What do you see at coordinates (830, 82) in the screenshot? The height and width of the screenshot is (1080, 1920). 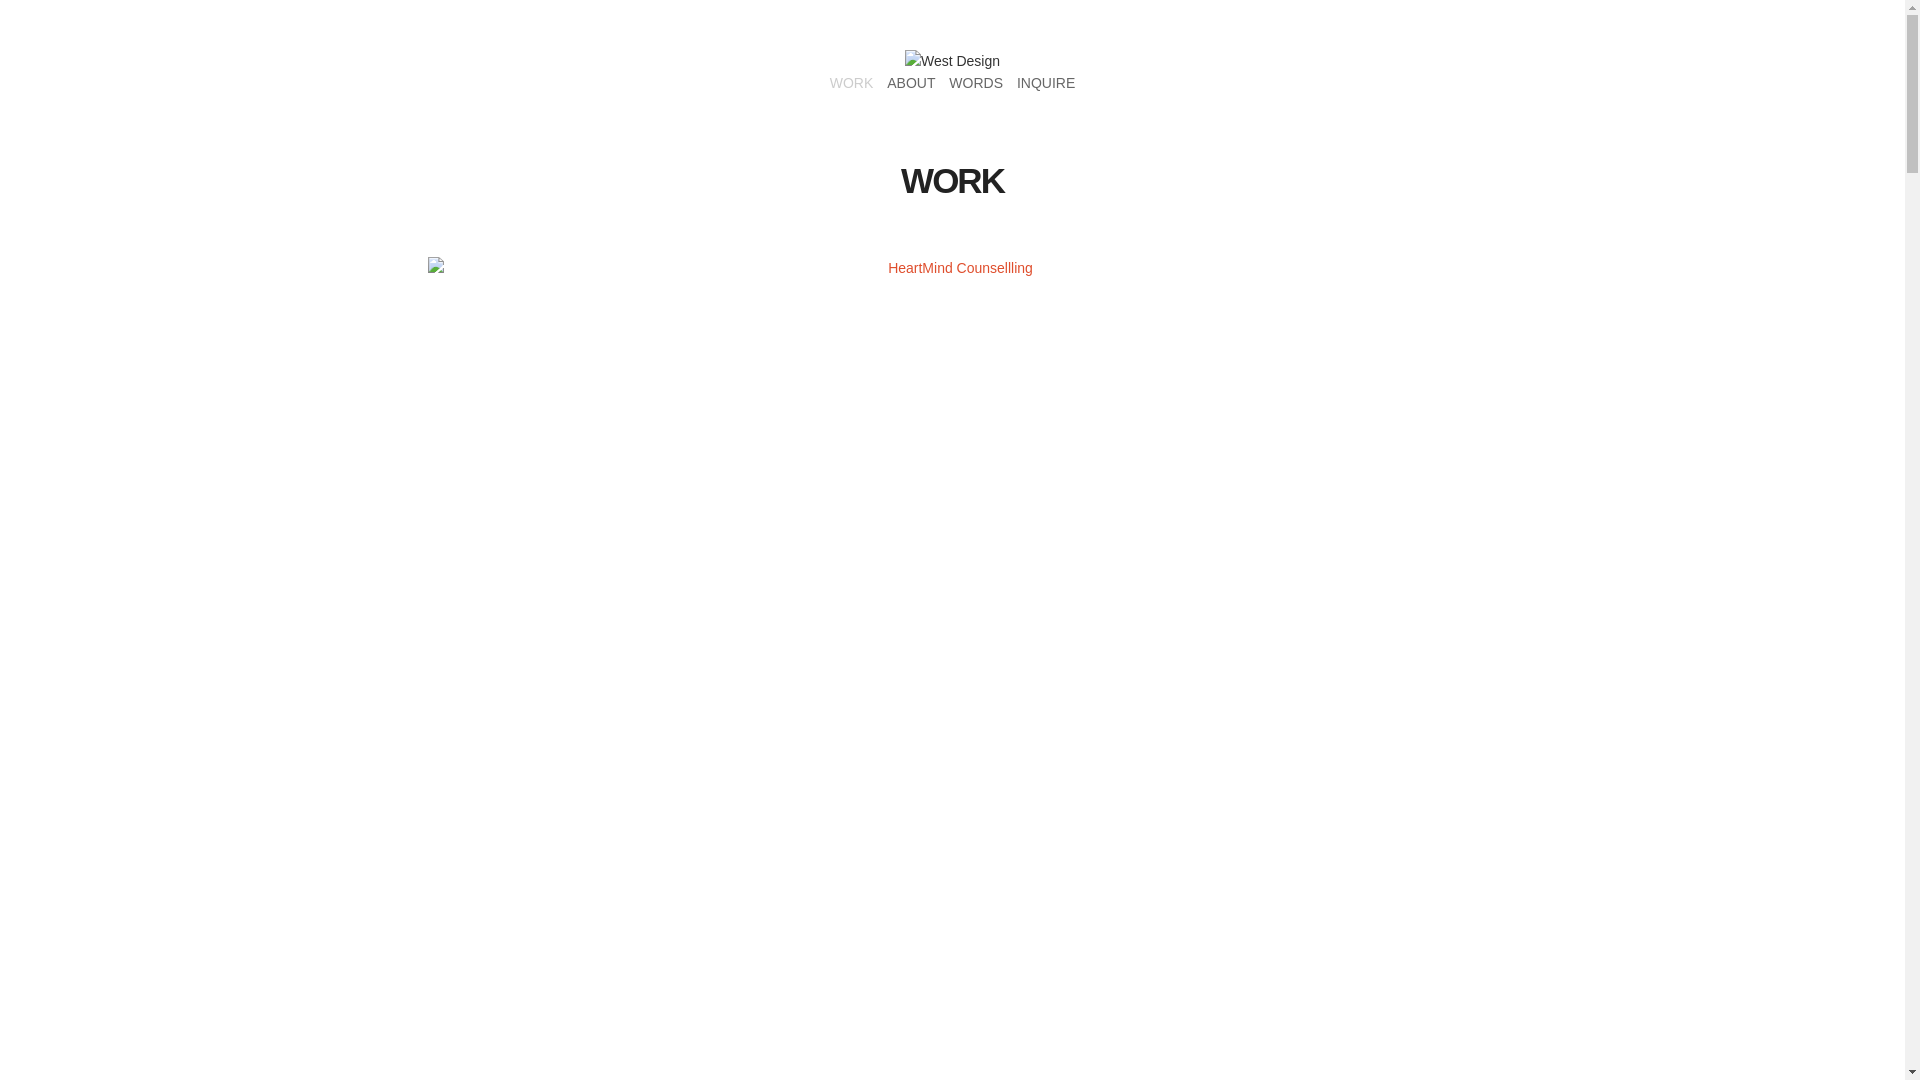 I see `'WORK'` at bounding box center [830, 82].